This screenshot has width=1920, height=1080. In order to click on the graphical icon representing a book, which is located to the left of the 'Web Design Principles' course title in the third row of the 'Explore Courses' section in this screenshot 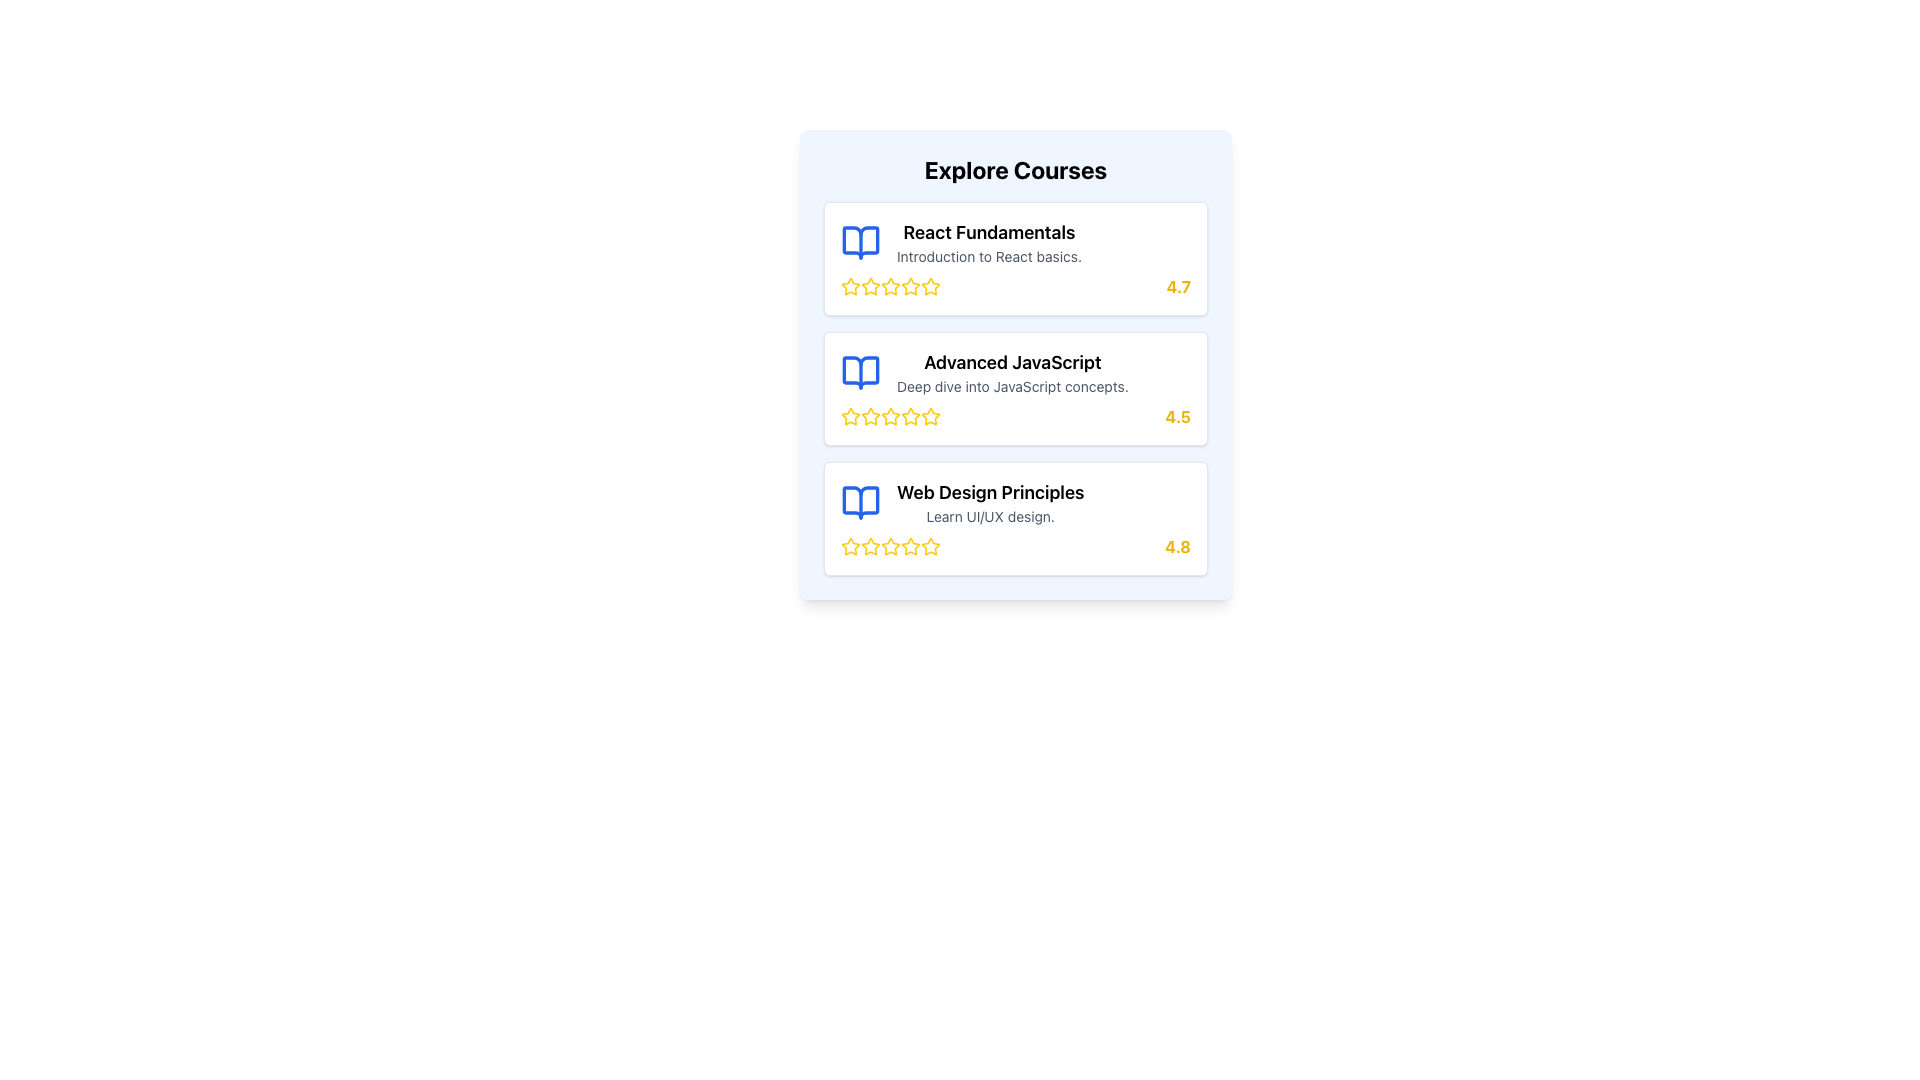, I will do `click(860, 501)`.